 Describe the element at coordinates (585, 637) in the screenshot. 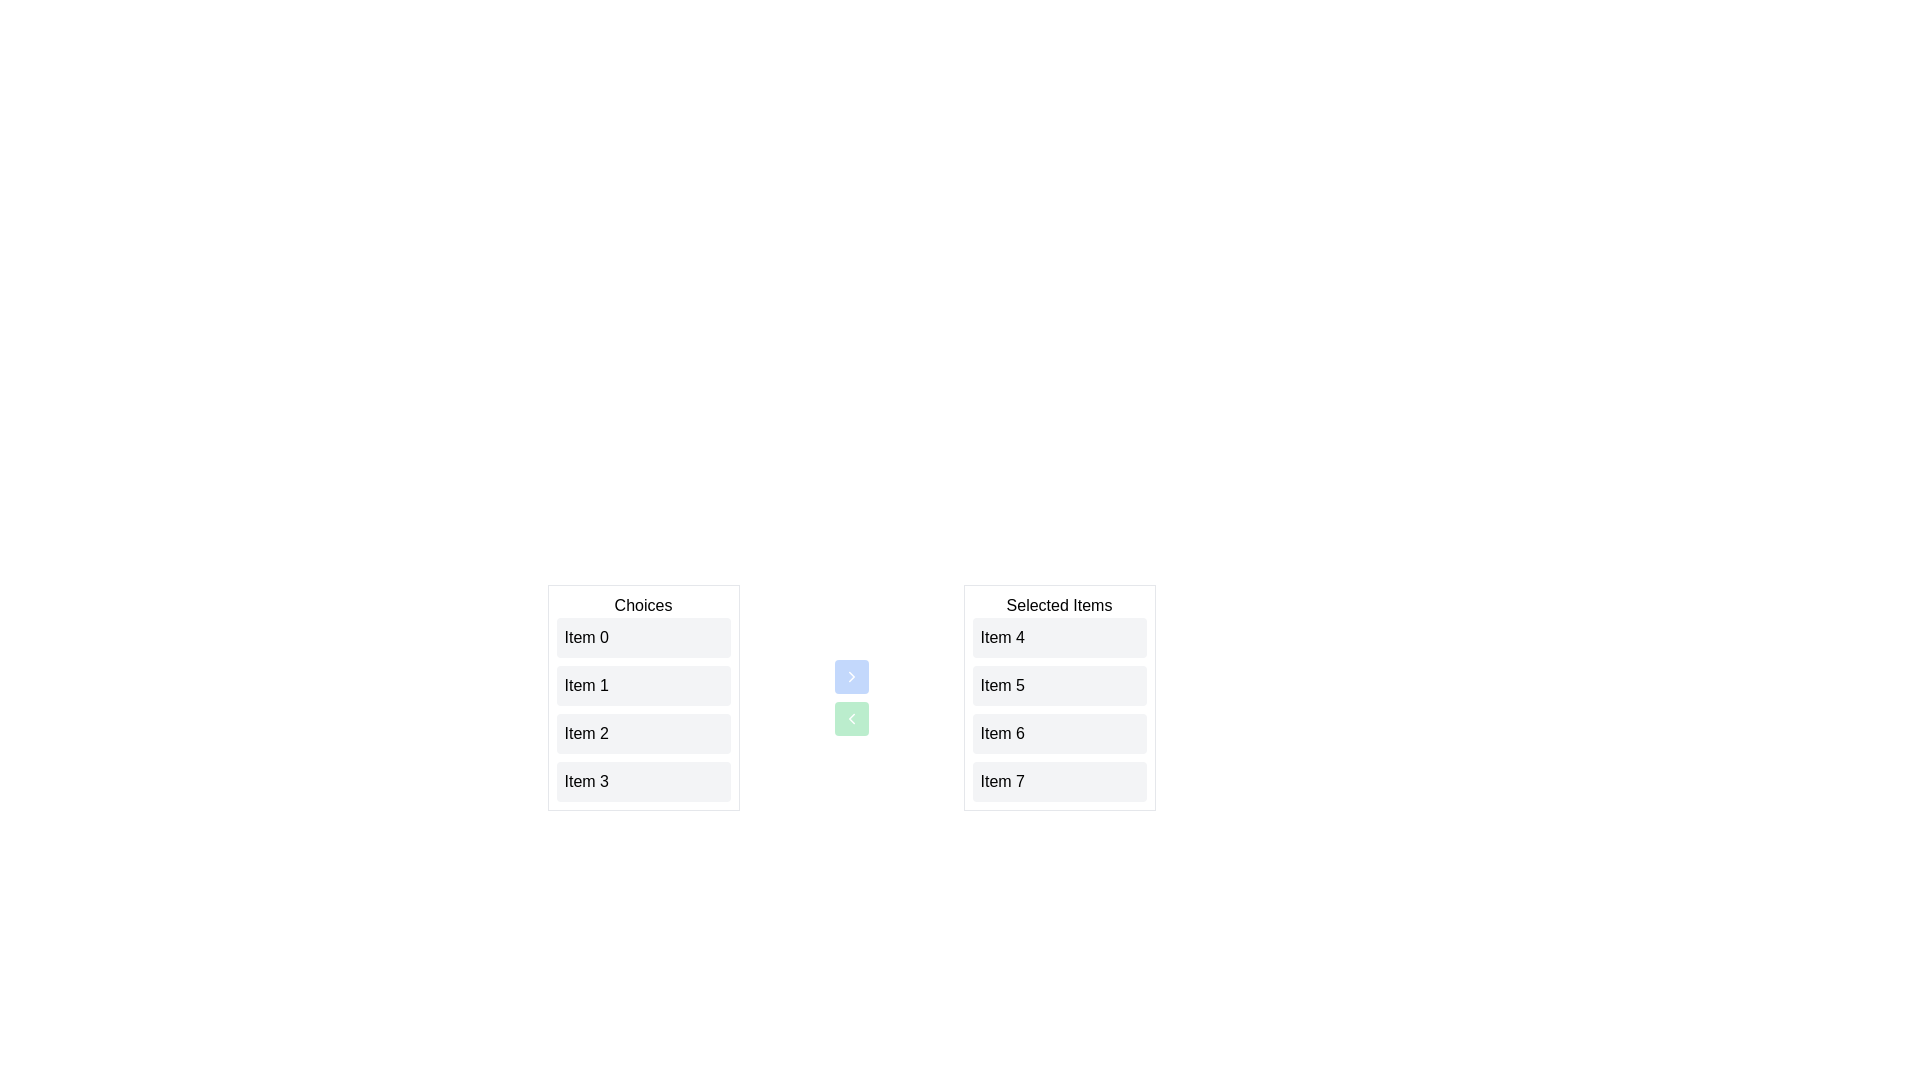

I see `the text label displaying 'Item 0' within the selectable items in the 'Choices' column, located at the top of the list` at that location.